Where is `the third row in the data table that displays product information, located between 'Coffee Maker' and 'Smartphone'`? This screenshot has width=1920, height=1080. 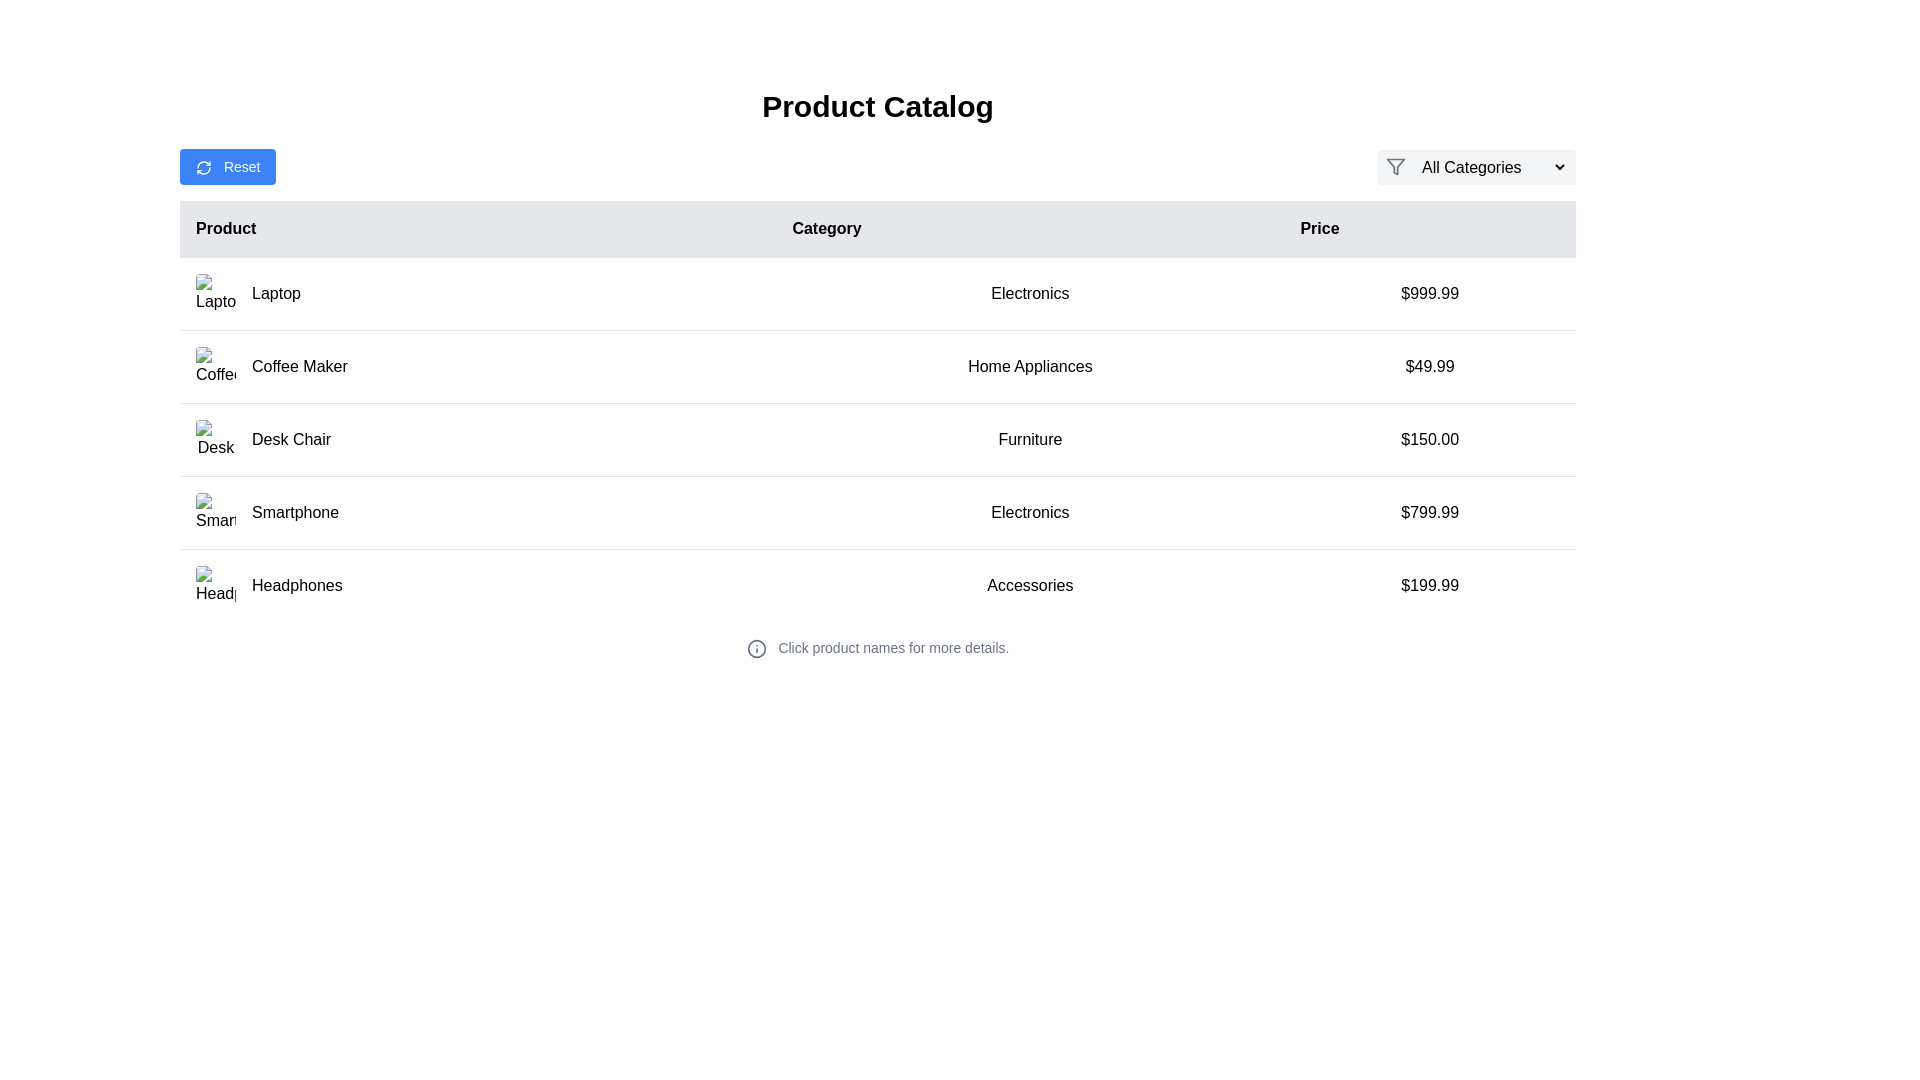 the third row in the data table that displays product information, located between 'Coffee Maker' and 'Smartphone' is located at coordinates (878, 438).